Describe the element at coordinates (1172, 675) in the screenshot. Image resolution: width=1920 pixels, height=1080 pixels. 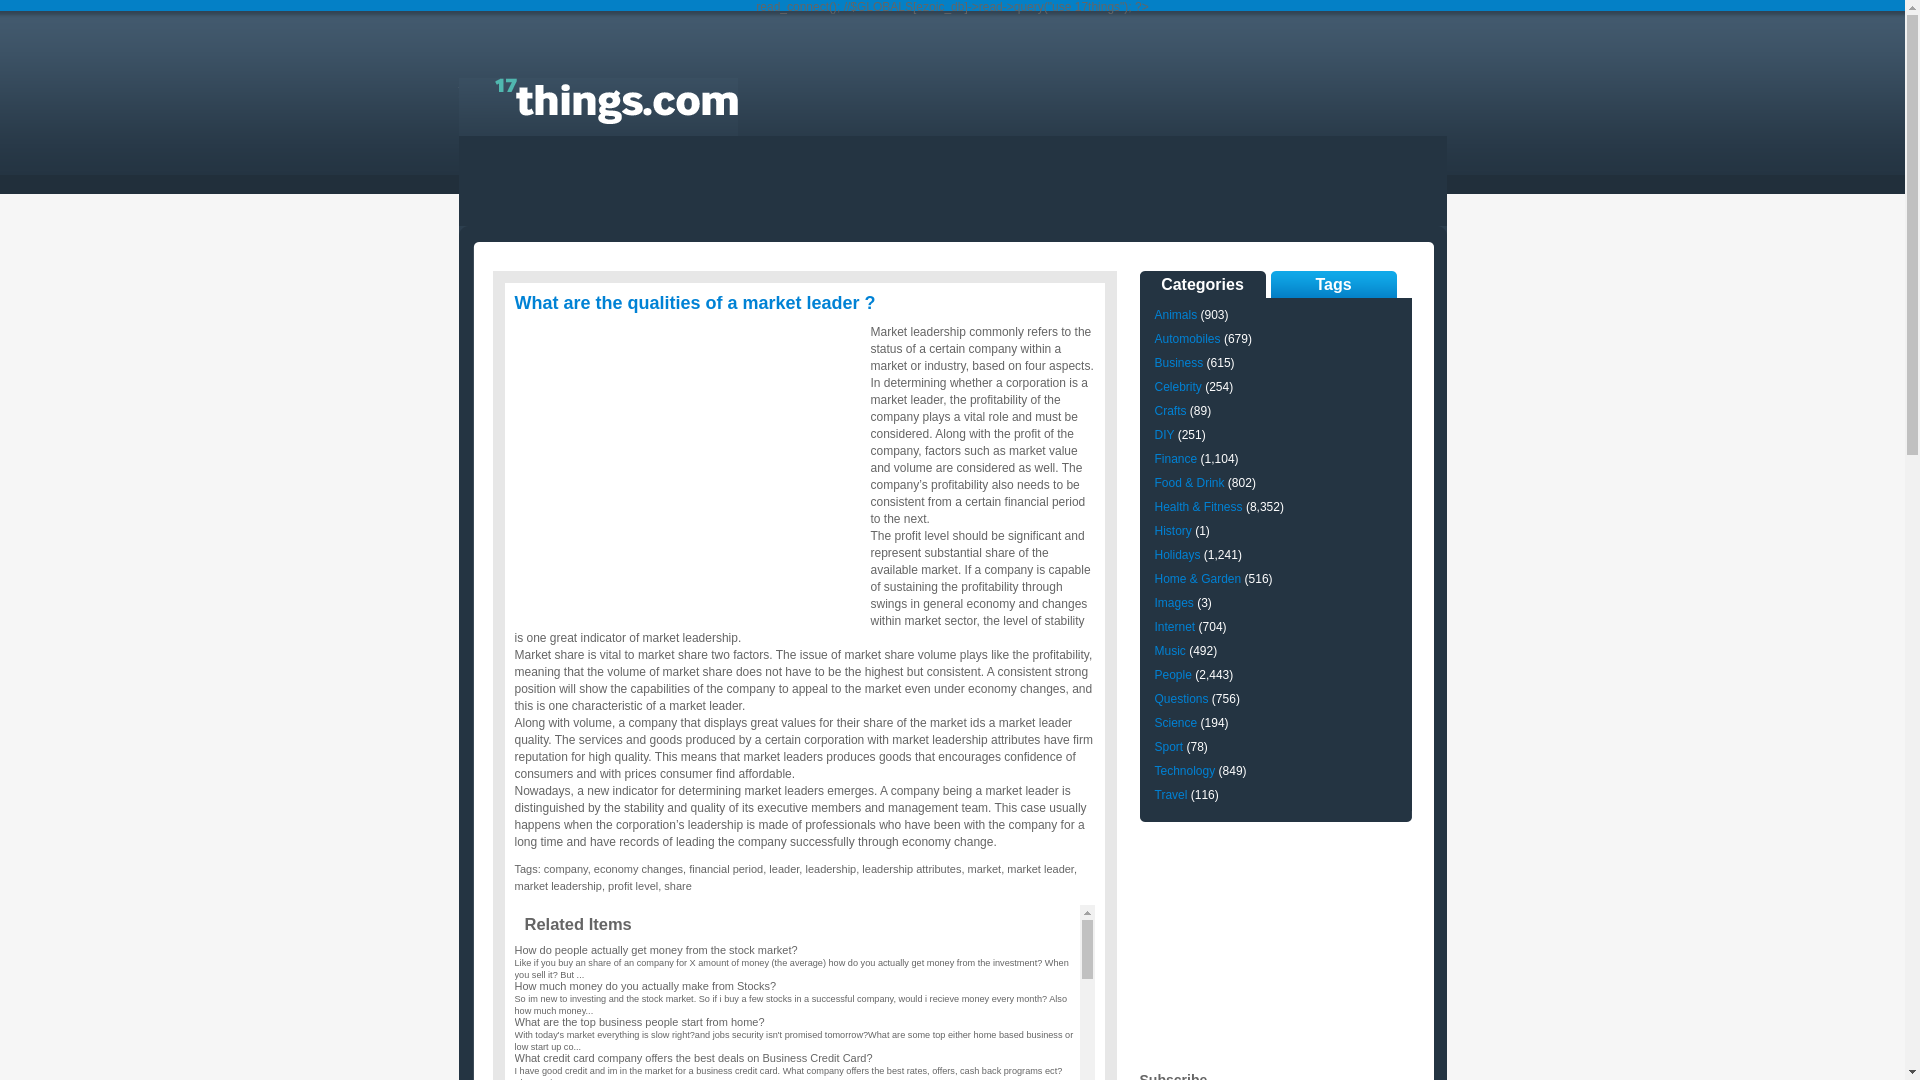
I see `'People'` at that location.